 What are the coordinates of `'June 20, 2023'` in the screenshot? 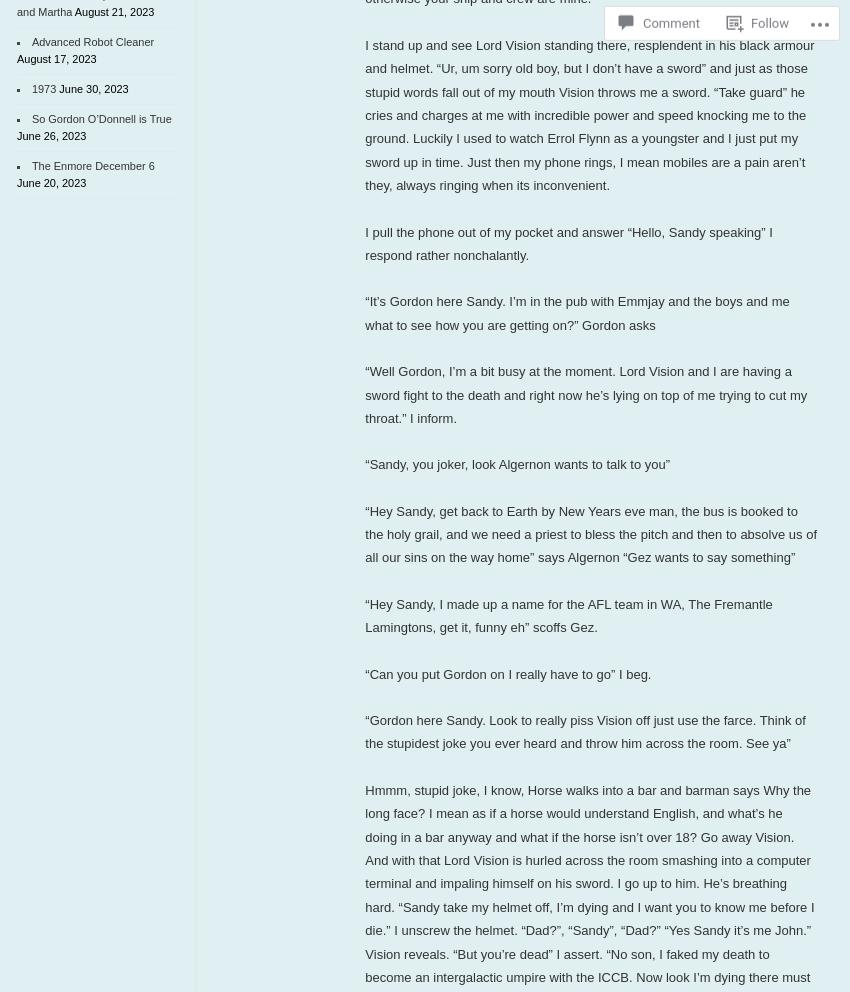 It's located at (51, 181).